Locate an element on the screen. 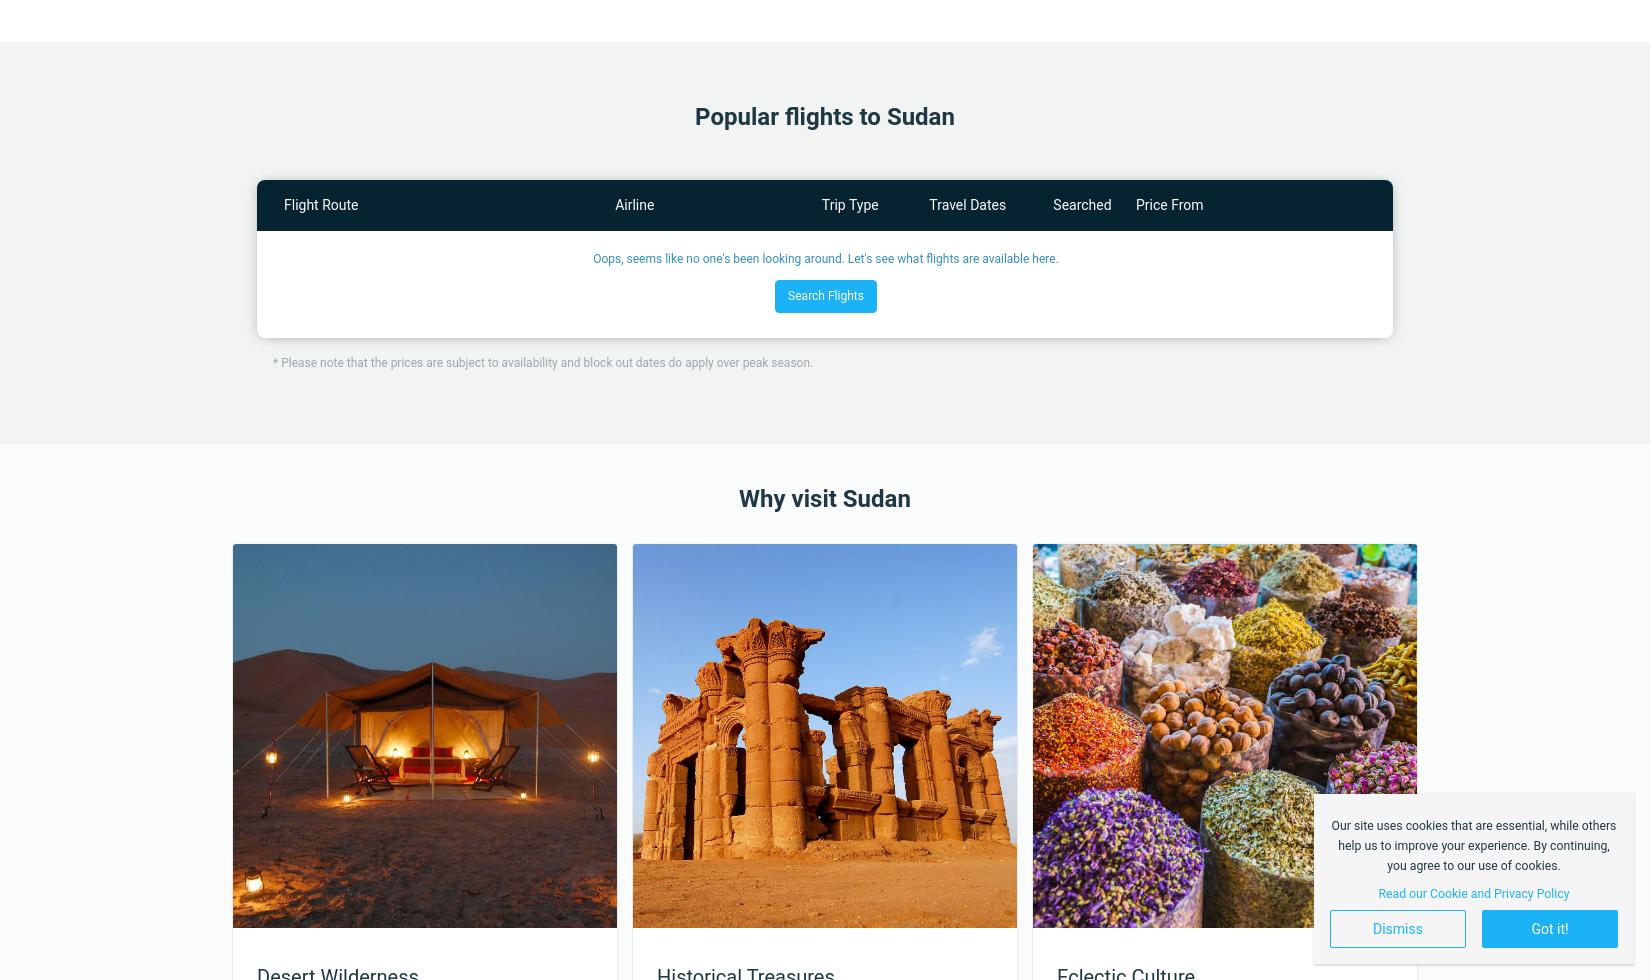 The height and width of the screenshot is (980, 1650). 'Dismiss' is located at coordinates (1396, 929).